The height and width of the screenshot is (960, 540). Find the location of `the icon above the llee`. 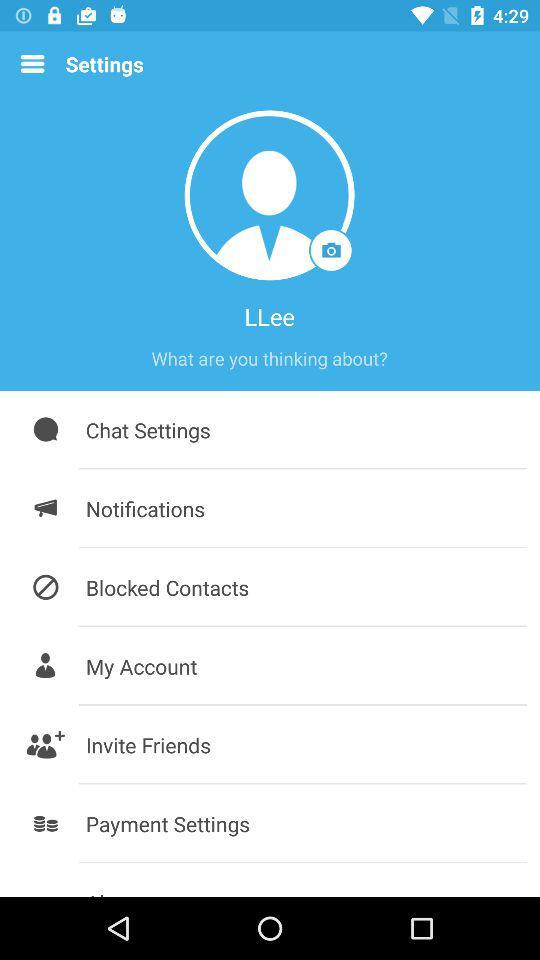

the icon above the llee is located at coordinates (269, 195).